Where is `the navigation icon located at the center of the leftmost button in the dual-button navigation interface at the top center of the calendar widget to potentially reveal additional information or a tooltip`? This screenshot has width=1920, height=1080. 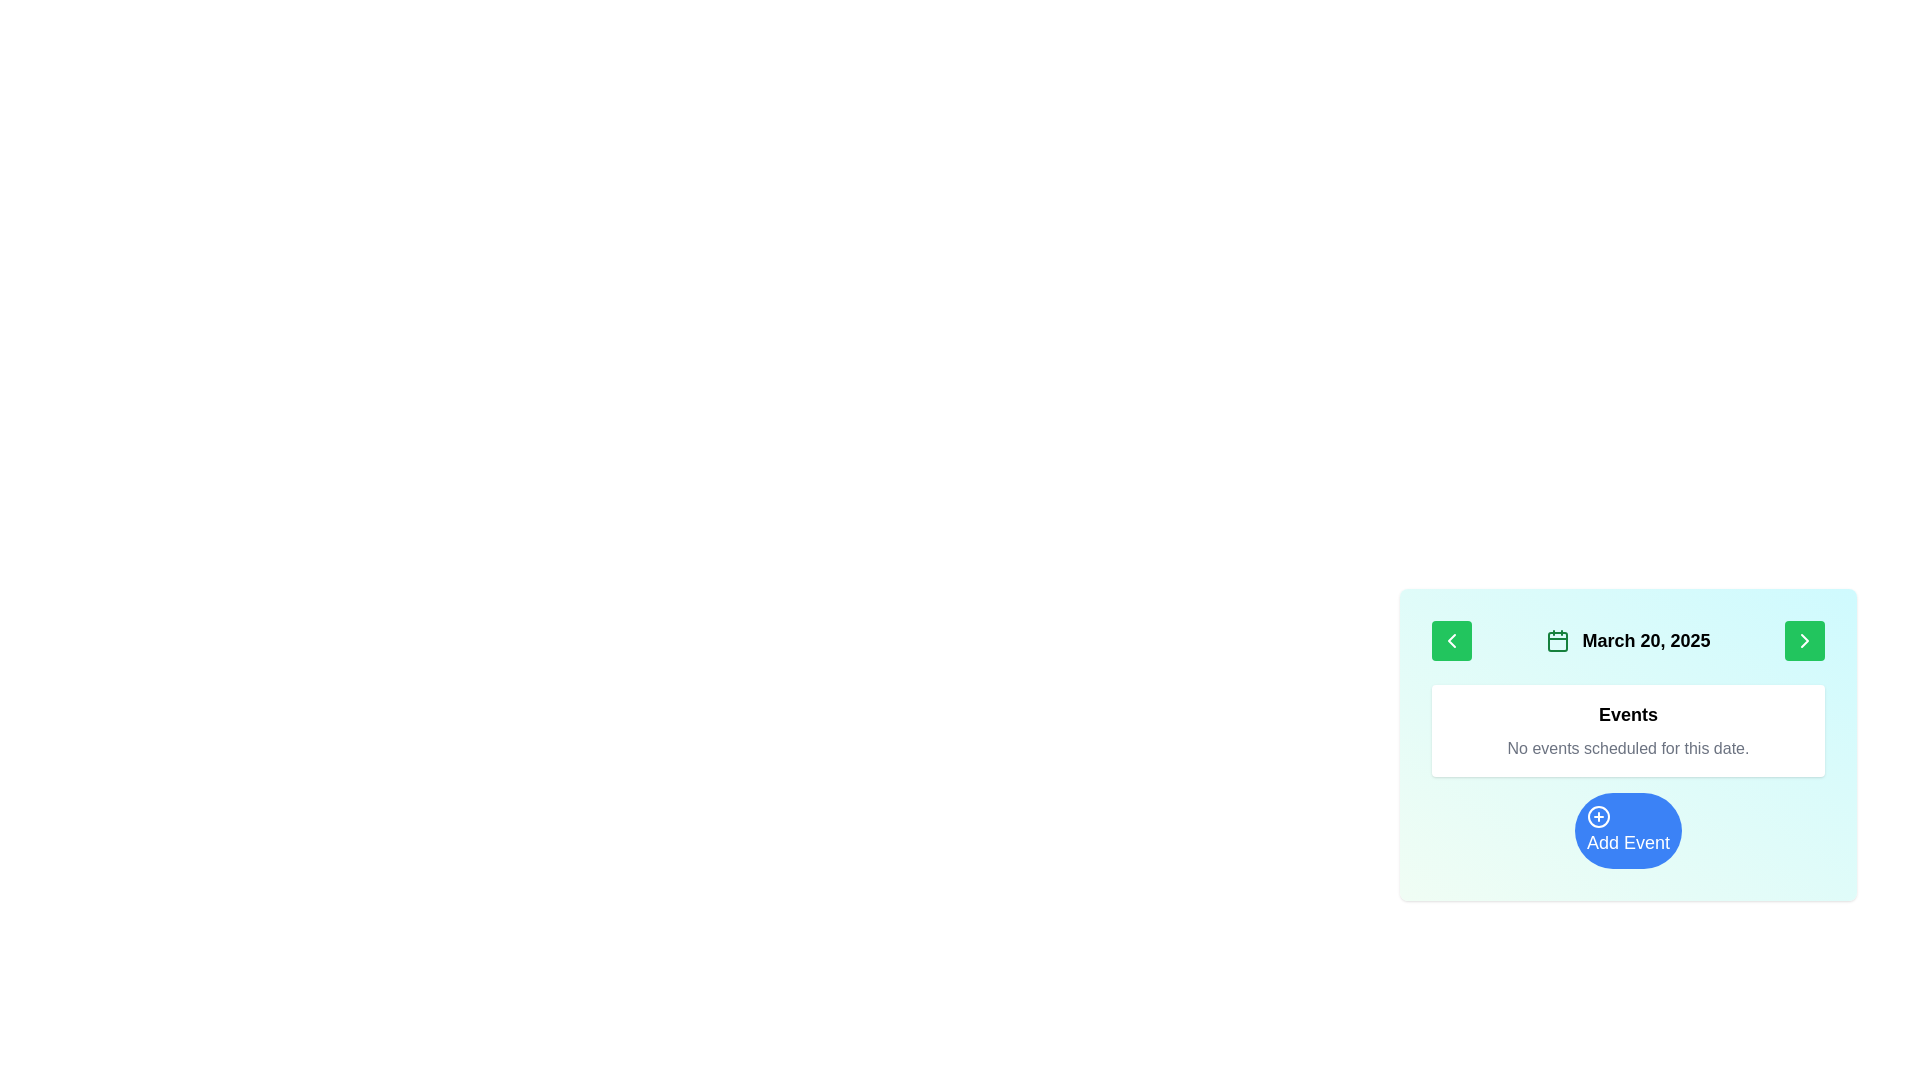
the navigation icon located at the center of the leftmost button in the dual-button navigation interface at the top center of the calendar widget to potentially reveal additional information or a tooltip is located at coordinates (1451, 640).